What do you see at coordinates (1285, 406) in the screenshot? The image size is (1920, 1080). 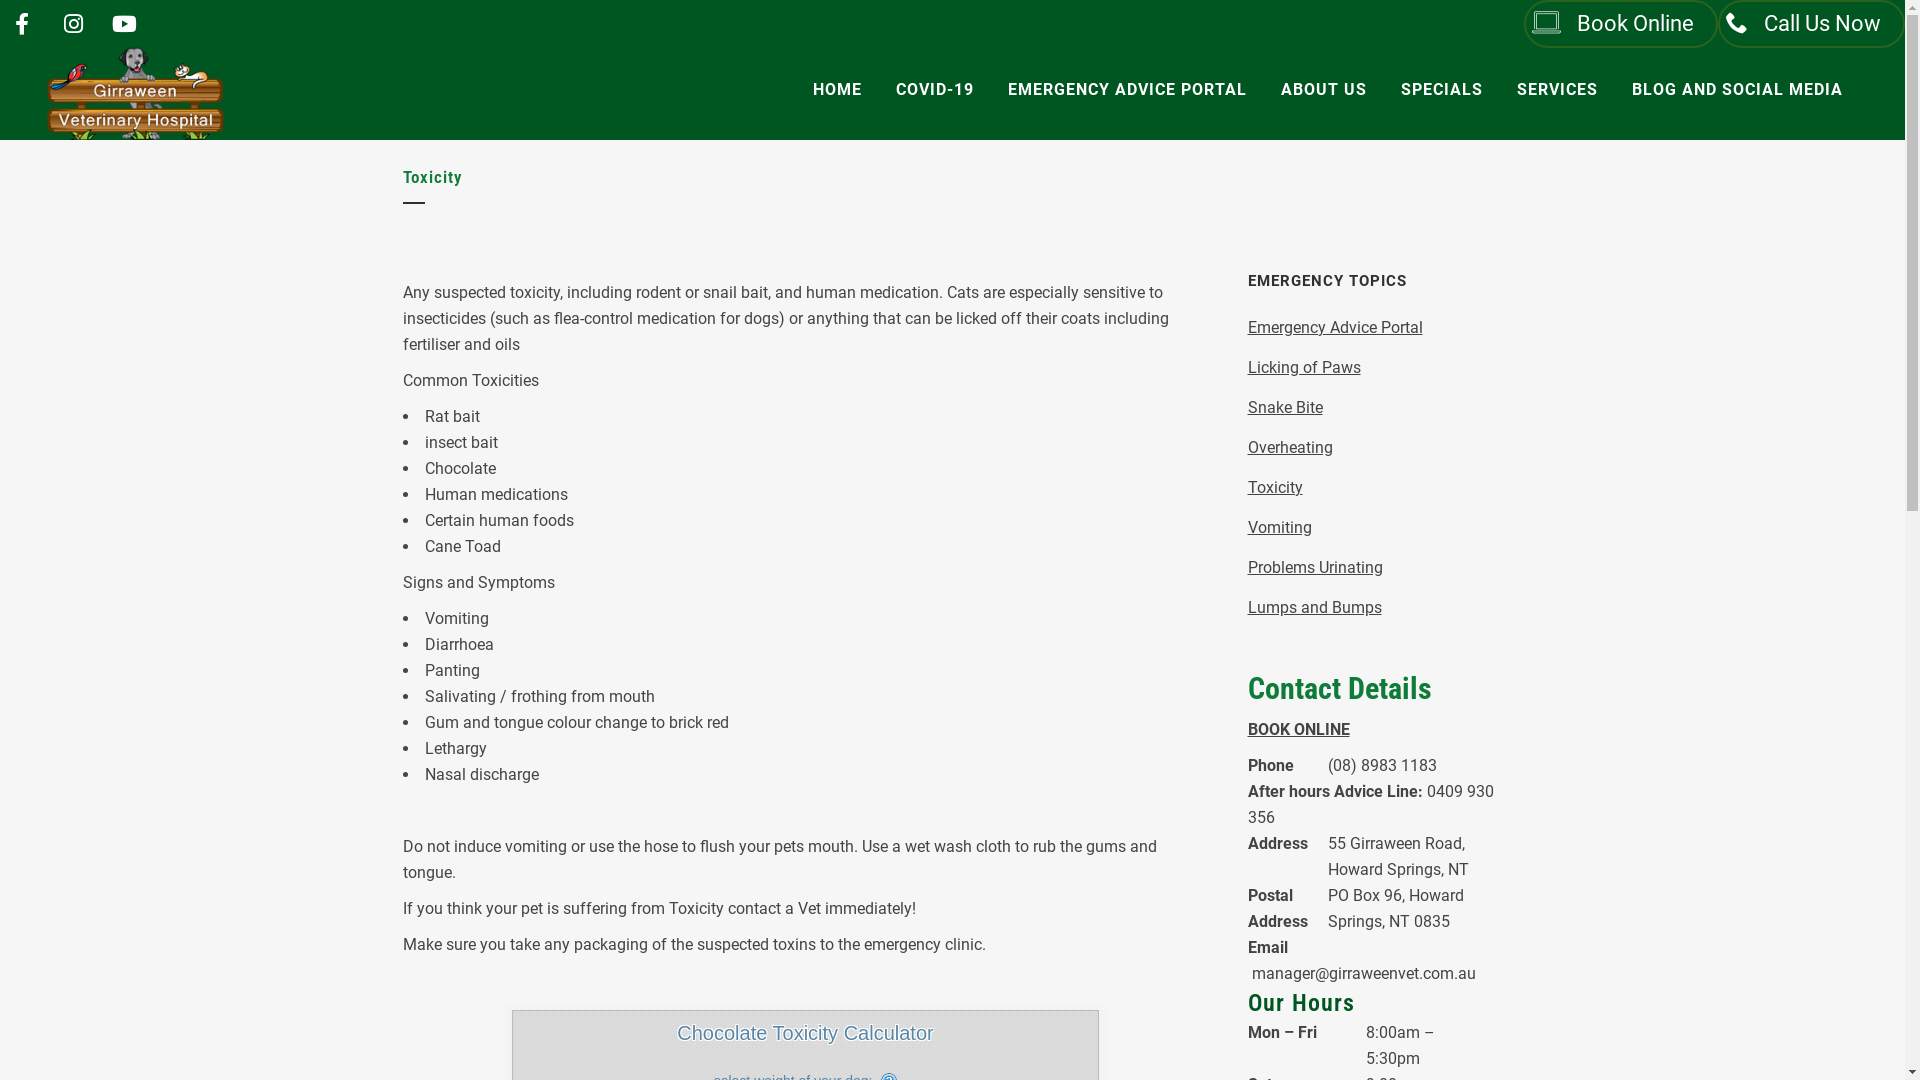 I see `'Snake Bite'` at bounding box center [1285, 406].